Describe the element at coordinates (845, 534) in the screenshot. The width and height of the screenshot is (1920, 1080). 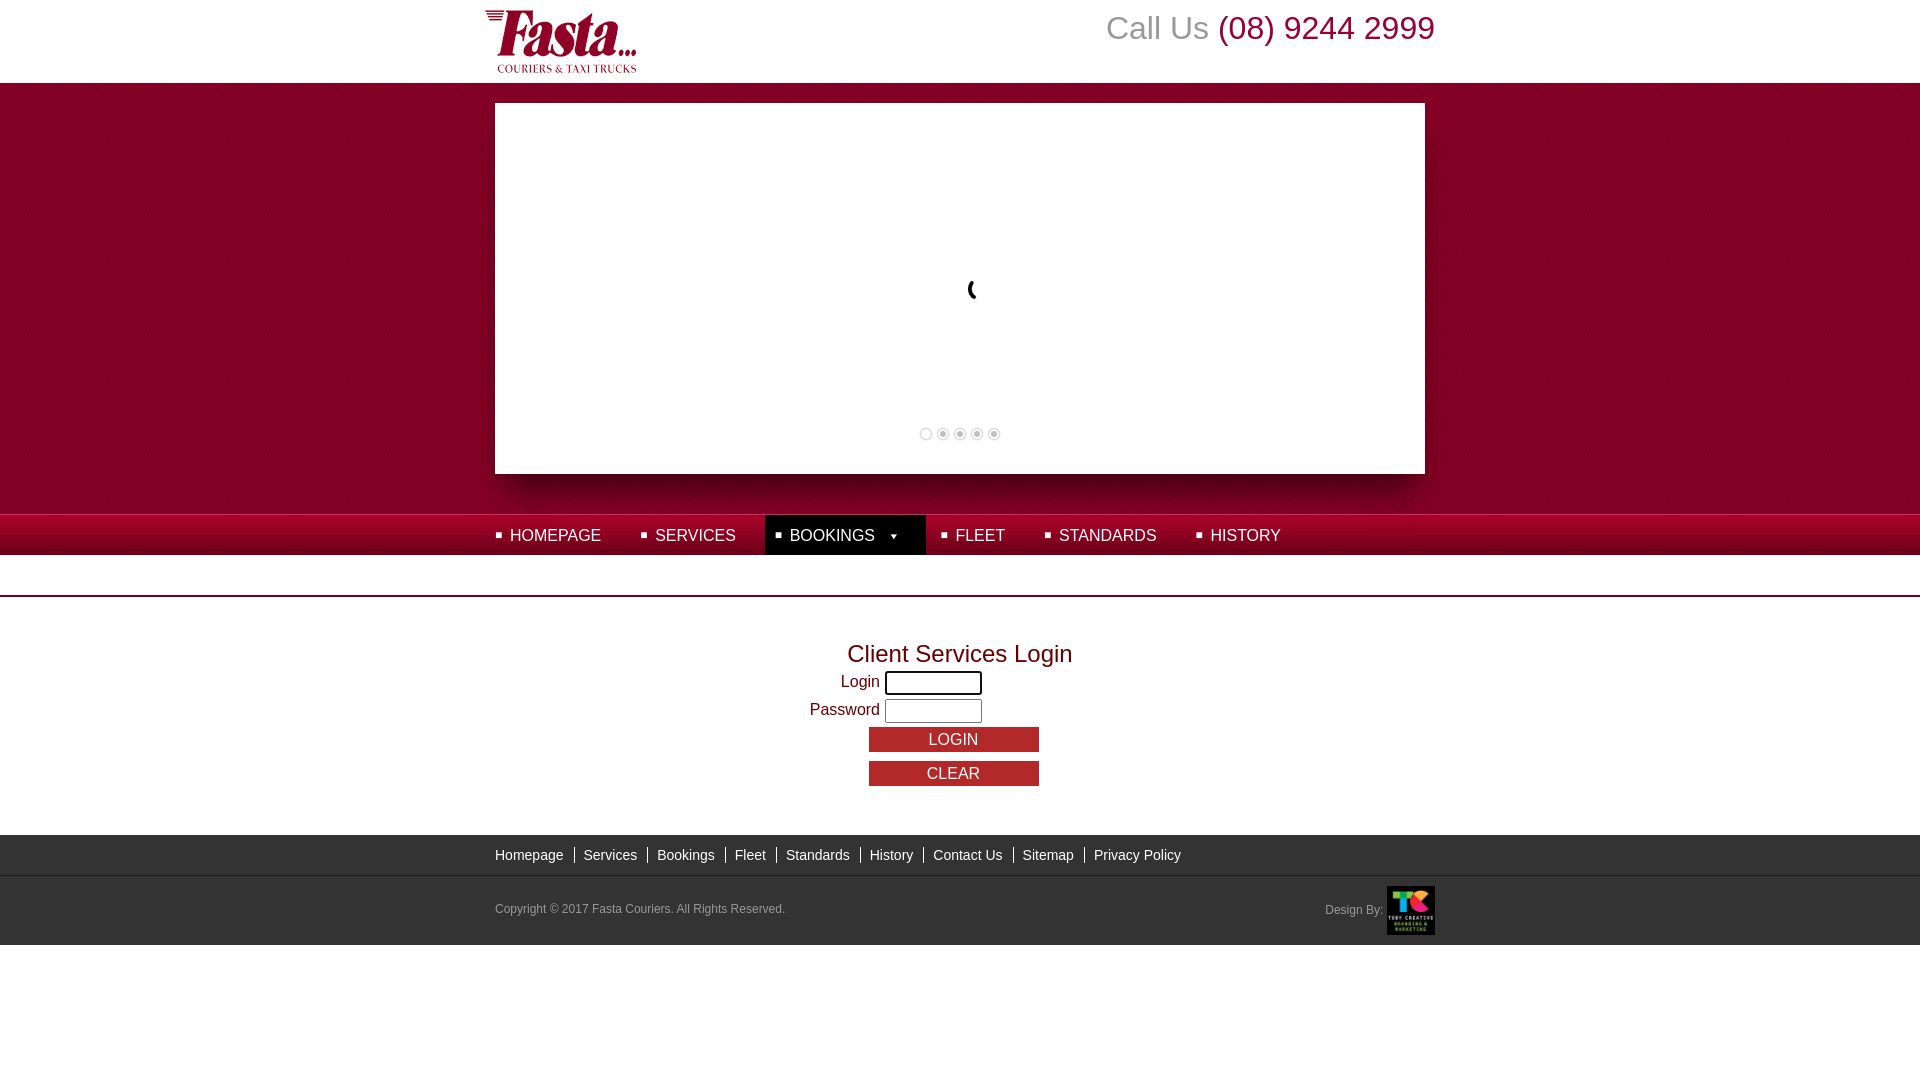
I see `'BOOKINGS'` at that location.